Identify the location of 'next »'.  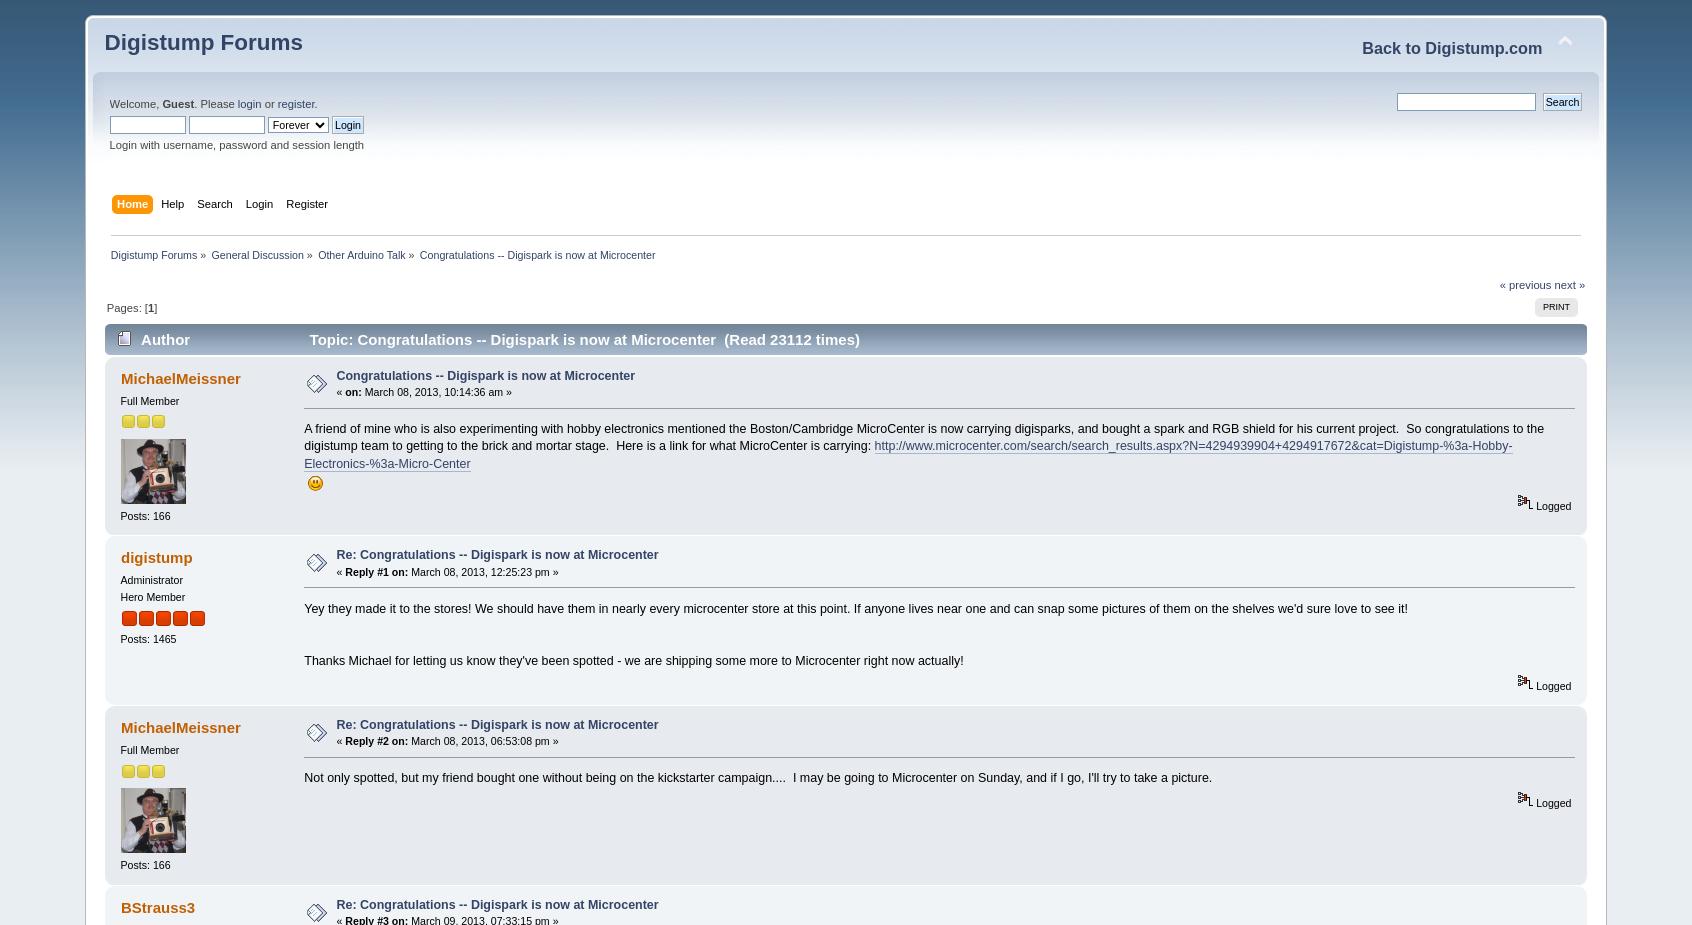
(1568, 282).